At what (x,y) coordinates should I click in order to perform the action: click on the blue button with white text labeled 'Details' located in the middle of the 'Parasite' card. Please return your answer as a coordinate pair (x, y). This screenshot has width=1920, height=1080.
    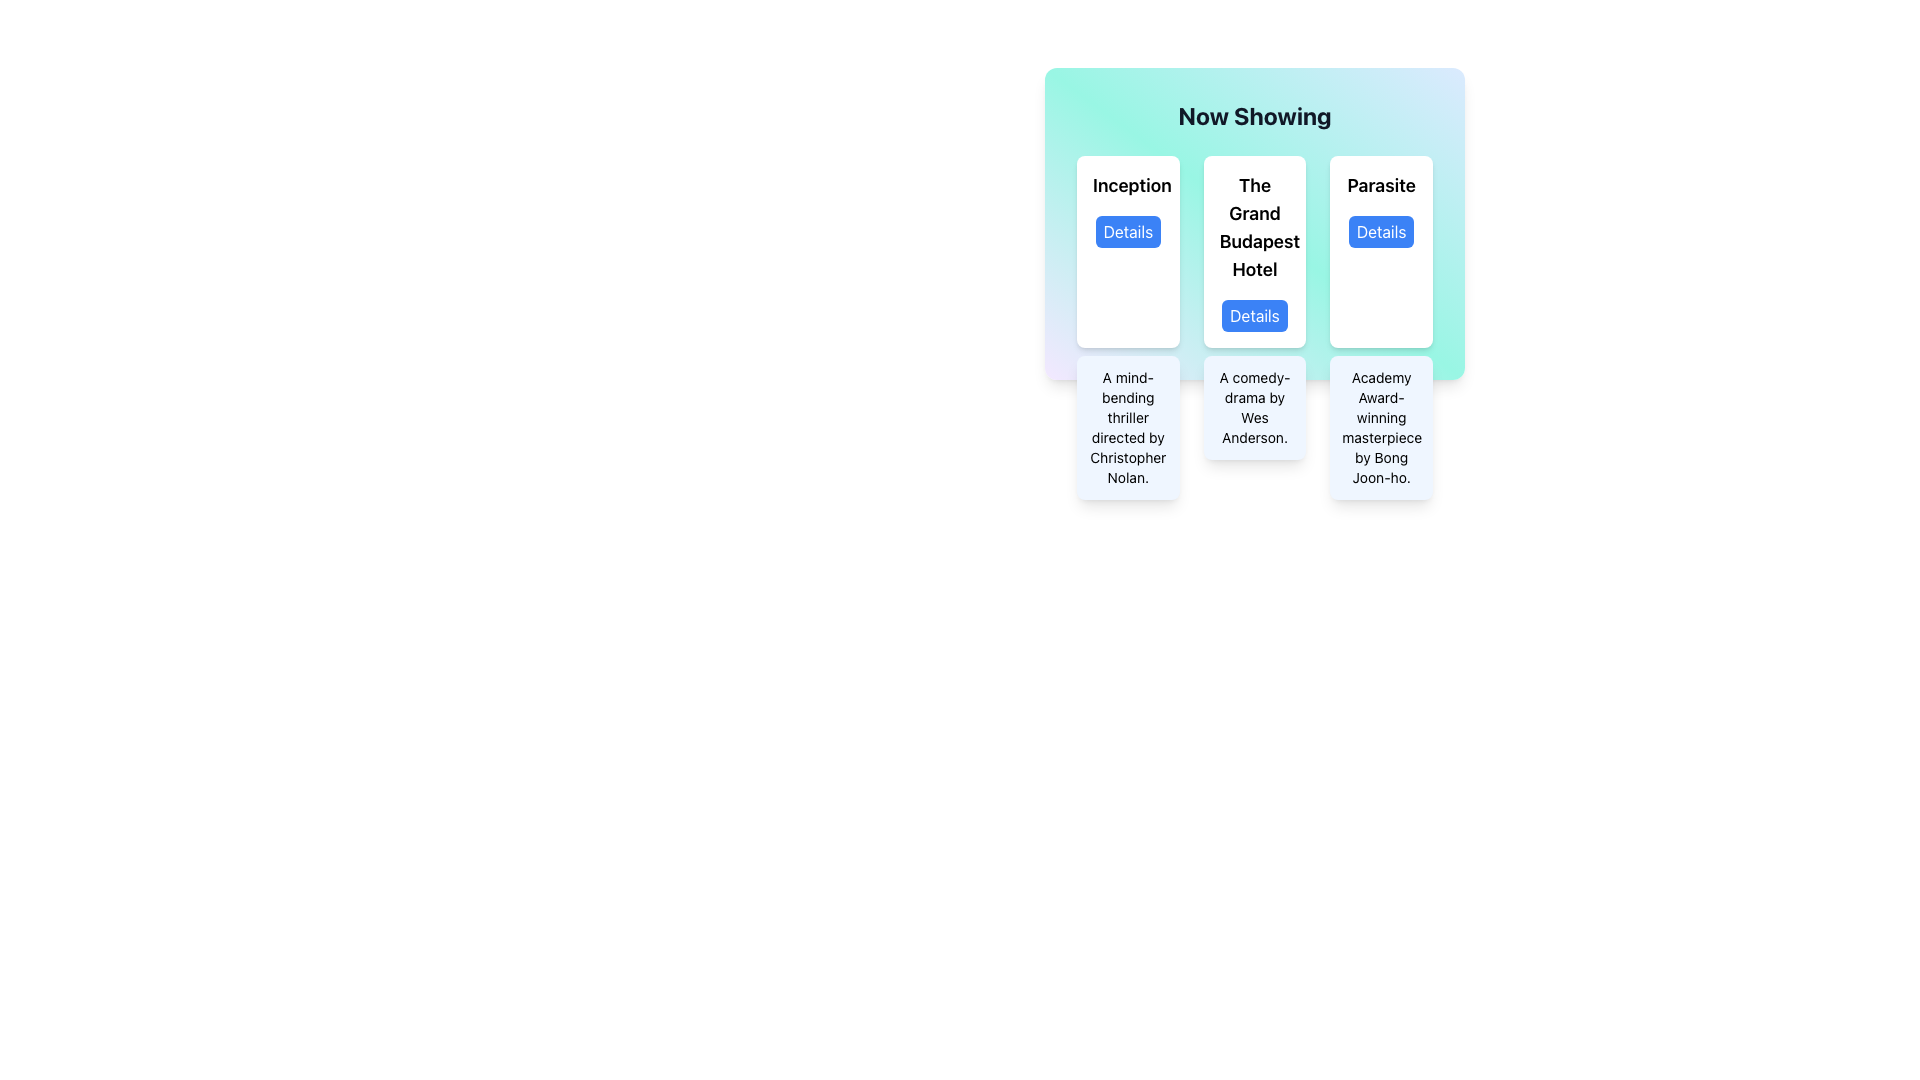
    Looking at the image, I should click on (1380, 230).